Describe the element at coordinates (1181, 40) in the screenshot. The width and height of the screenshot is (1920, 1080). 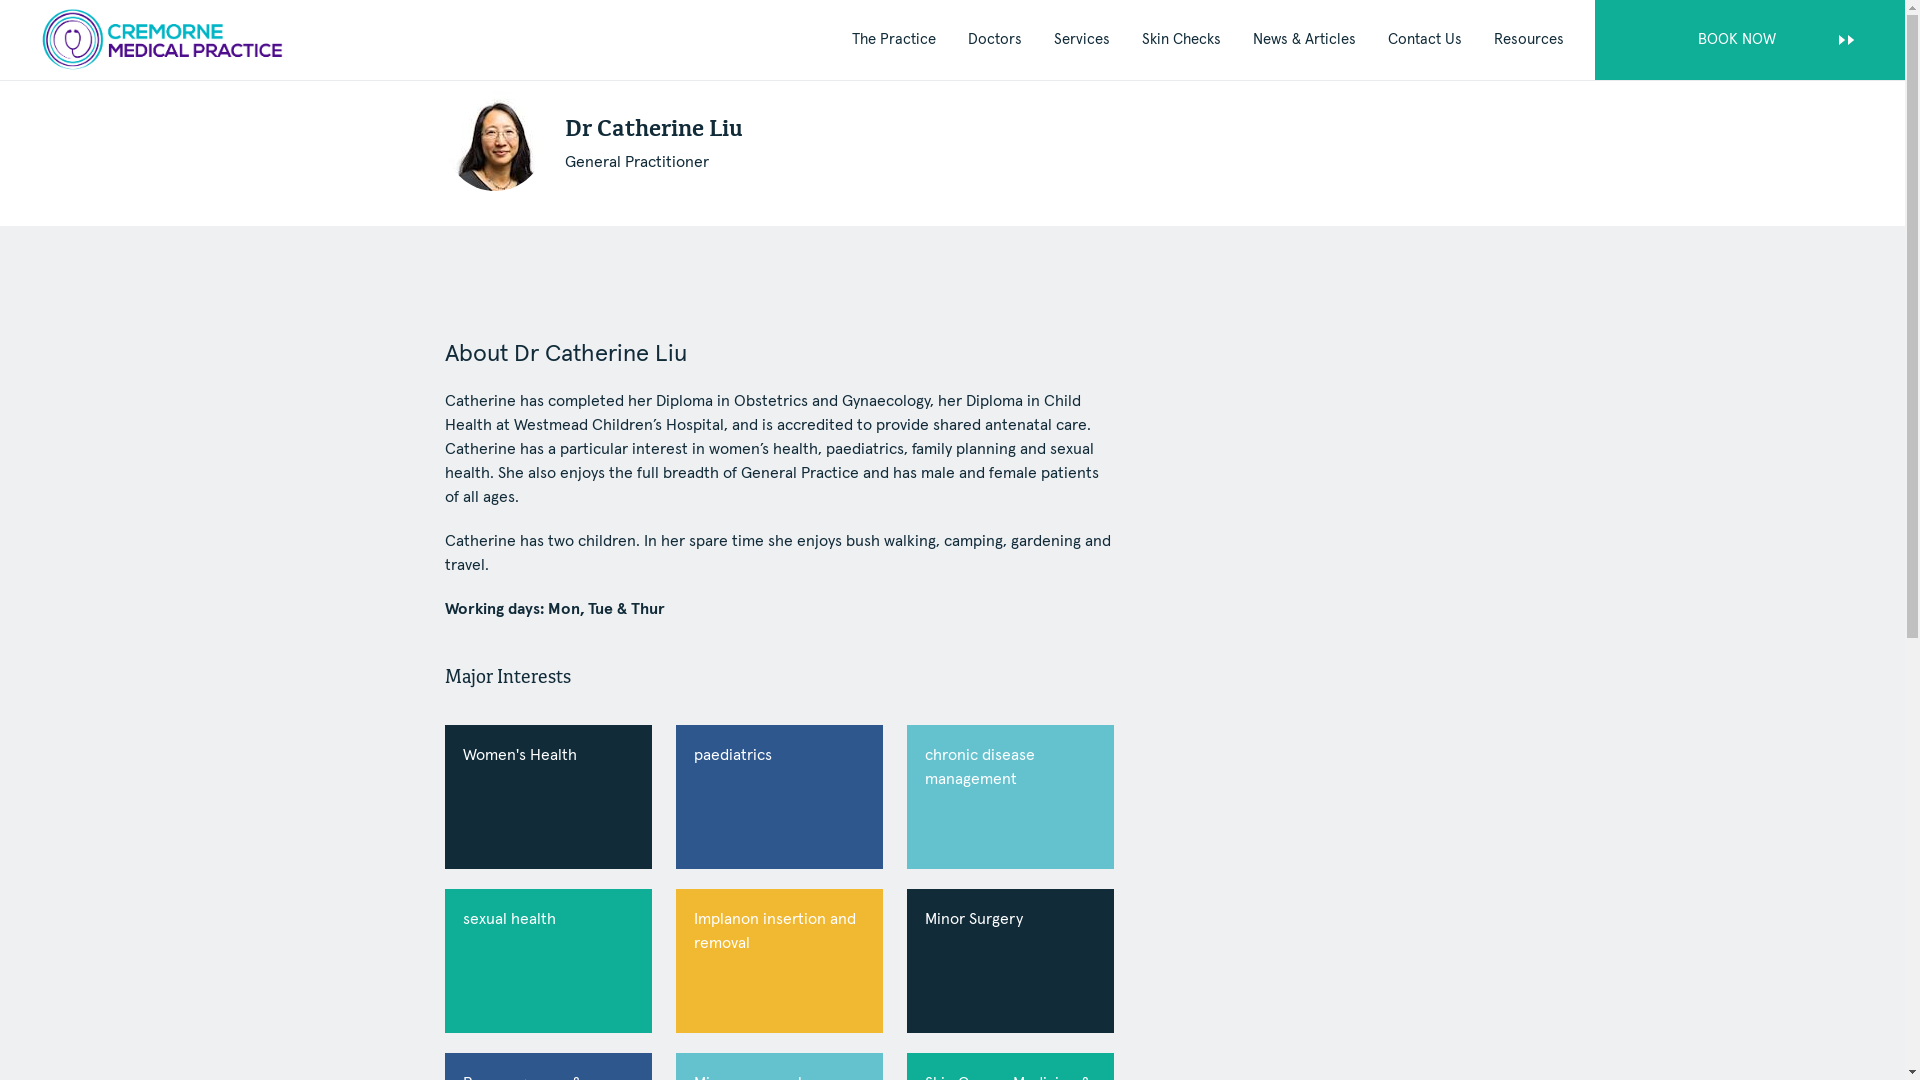
I see `'Skin Checks'` at that location.